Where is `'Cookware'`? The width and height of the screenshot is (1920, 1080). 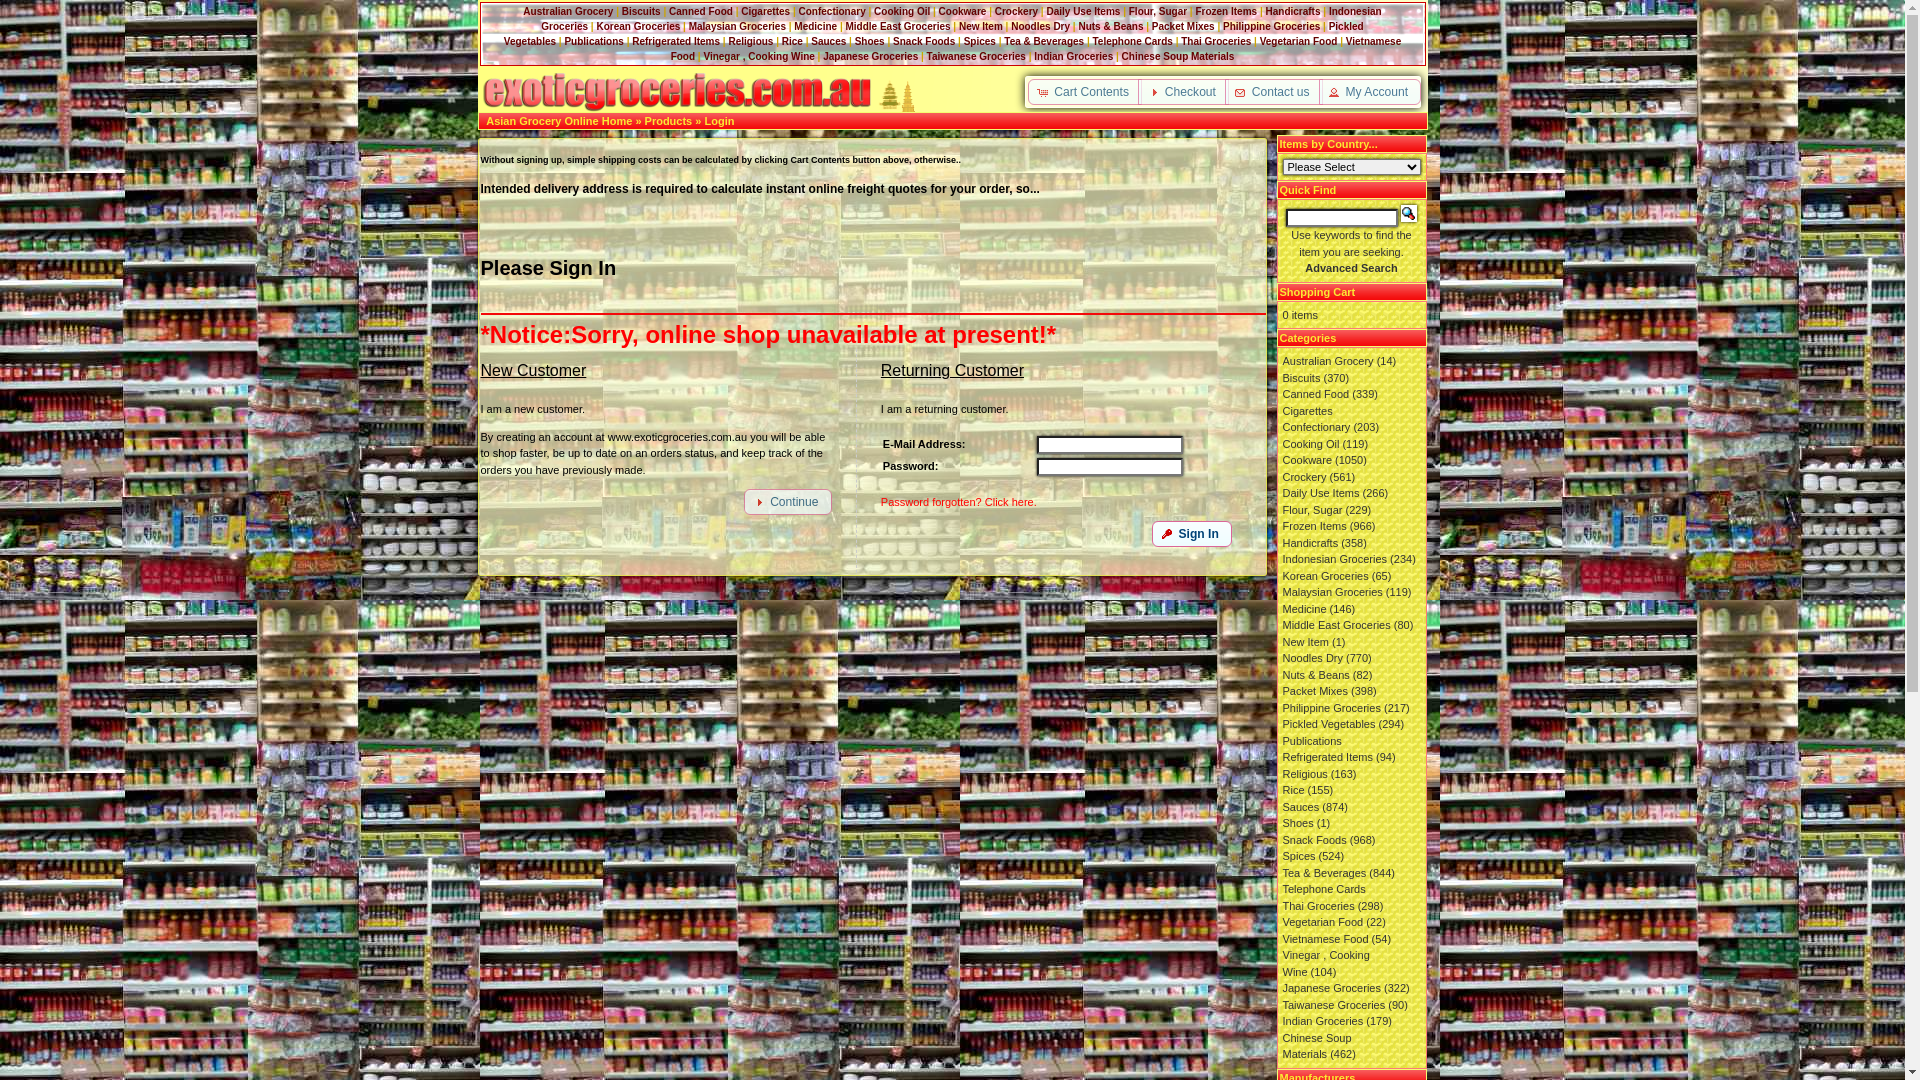 'Cookware' is located at coordinates (963, 11).